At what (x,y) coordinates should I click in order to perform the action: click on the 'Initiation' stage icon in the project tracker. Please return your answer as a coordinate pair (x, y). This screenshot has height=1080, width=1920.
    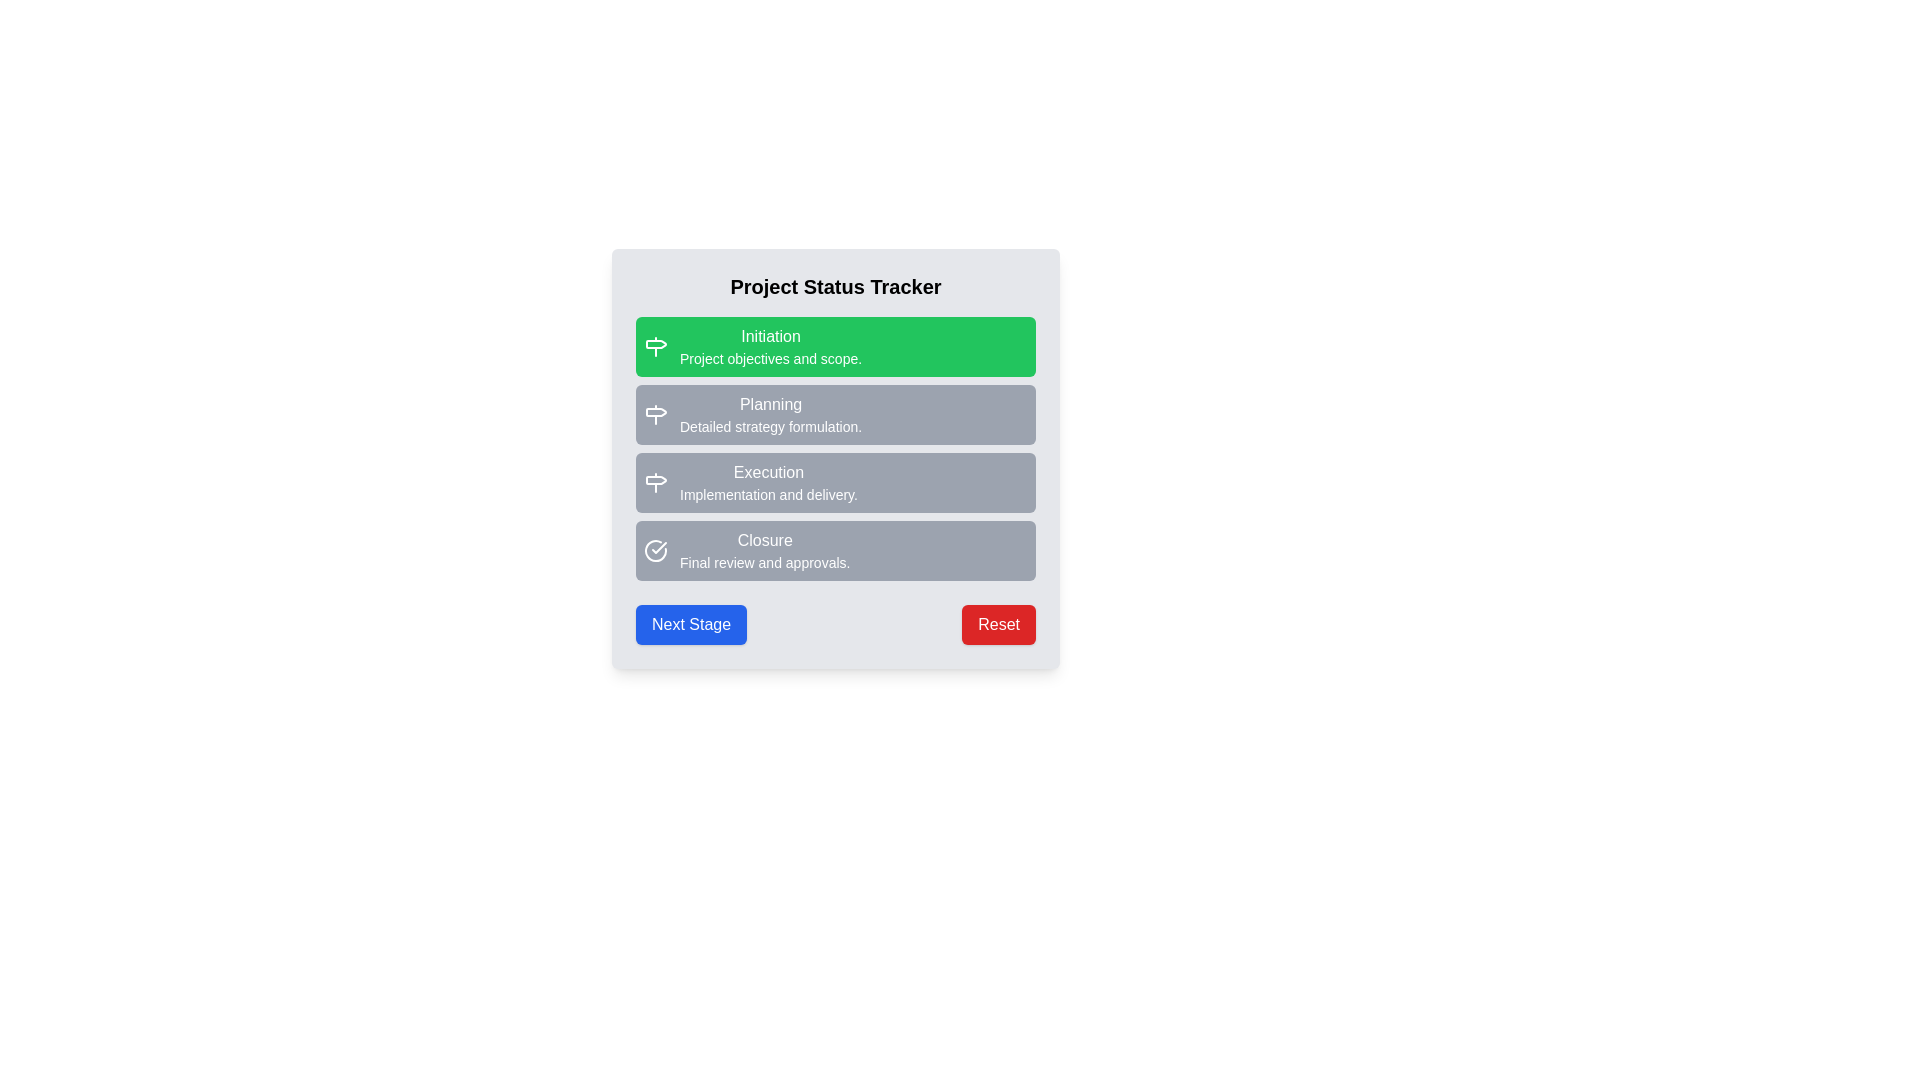
    Looking at the image, I should click on (656, 346).